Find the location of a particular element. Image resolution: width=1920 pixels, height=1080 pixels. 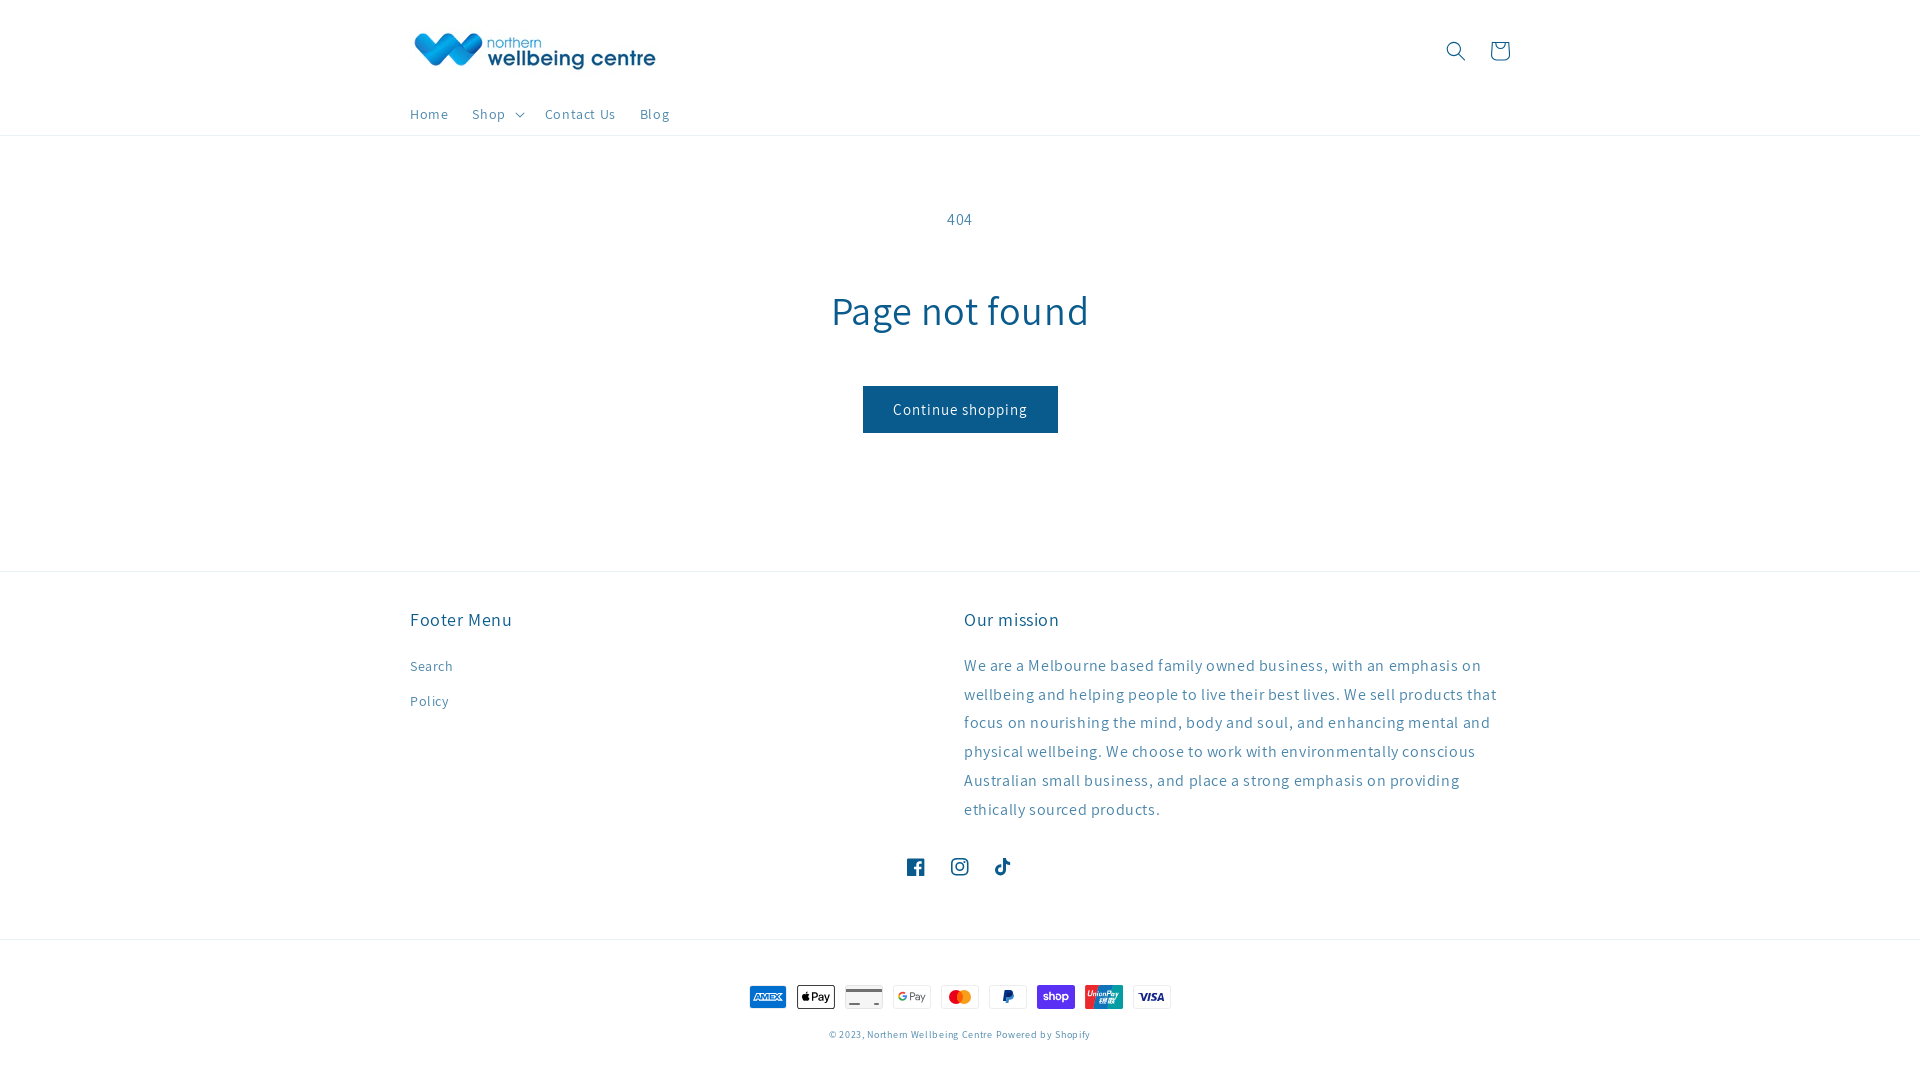

'Cart' is located at coordinates (1499, 49).